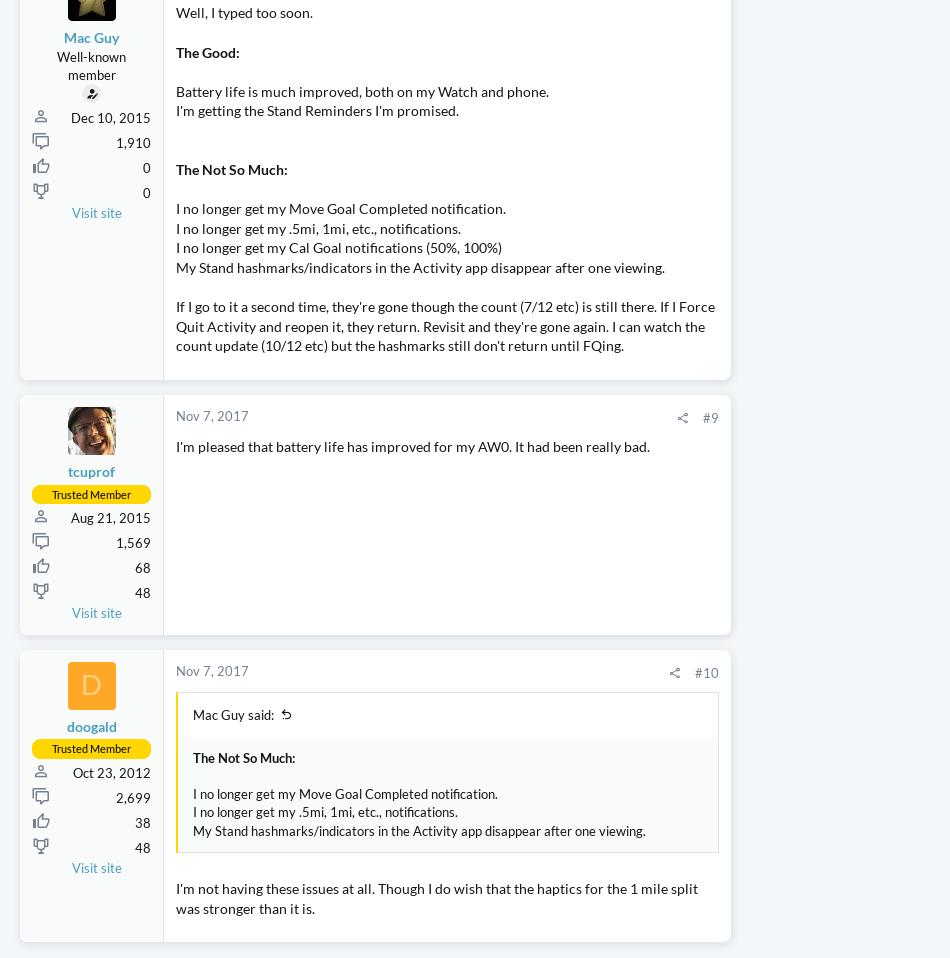 Image resolution: width=950 pixels, height=958 pixels. Describe the element at coordinates (585, 770) in the screenshot. I see `'#10'` at that location.